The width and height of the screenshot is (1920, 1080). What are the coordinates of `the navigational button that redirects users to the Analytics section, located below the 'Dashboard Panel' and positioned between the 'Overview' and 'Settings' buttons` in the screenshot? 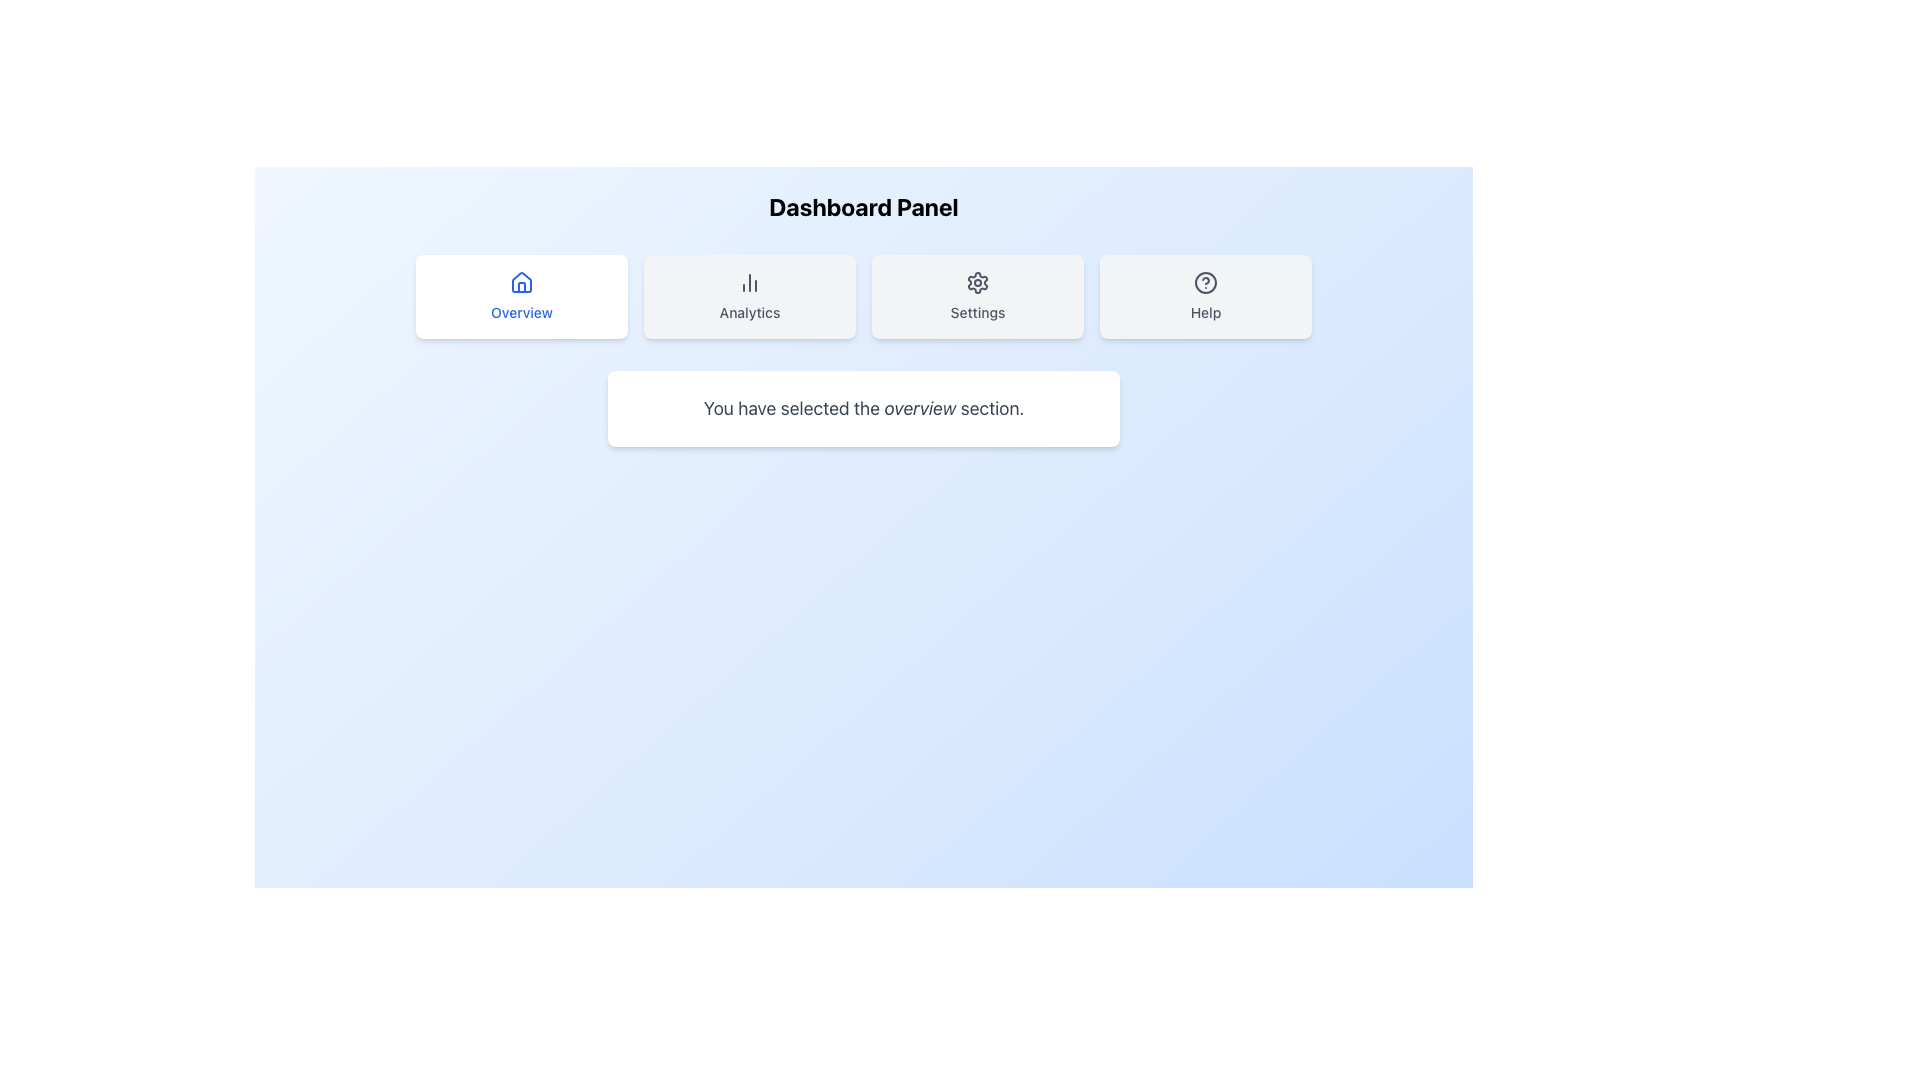 It's located at (748, 297).